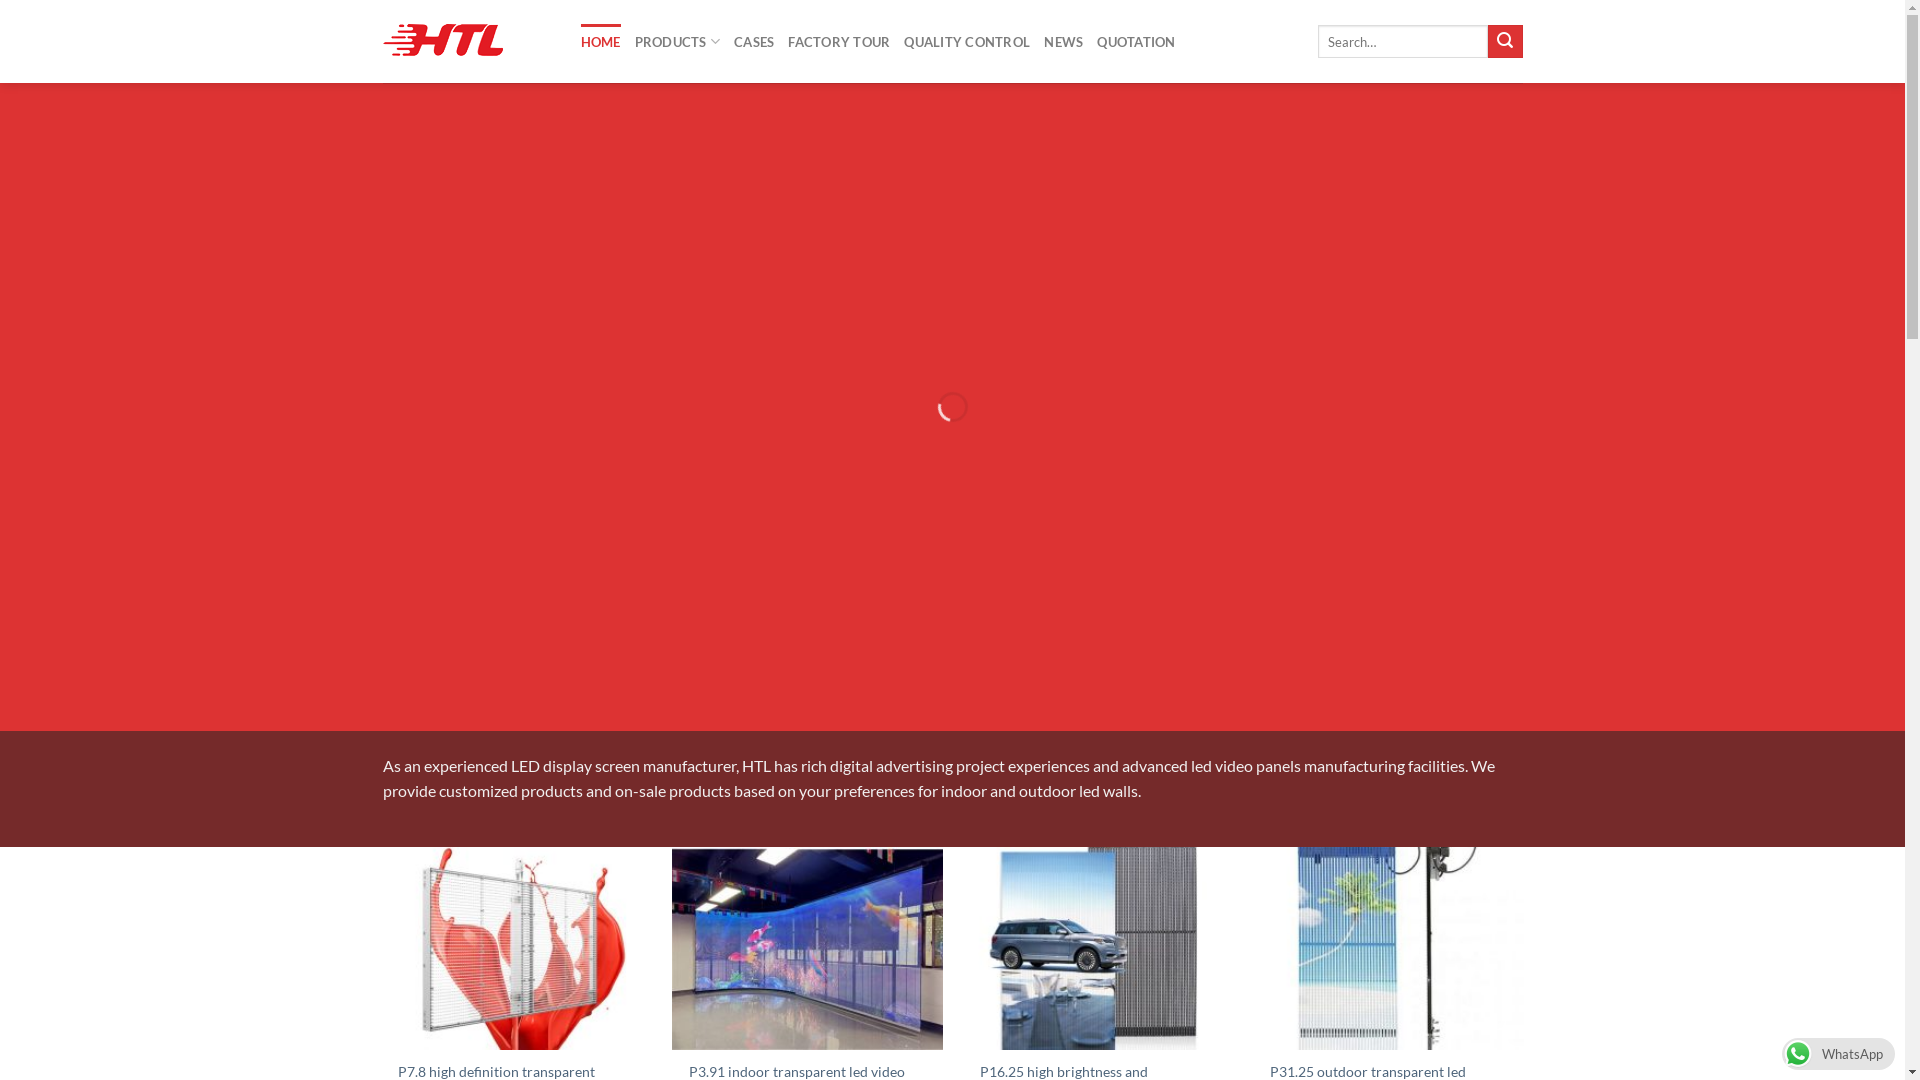 Image resolution: width=1920 pixels, height=1080 pixels. I want to click on 'FACTORY TOUR', so click(839, 42).